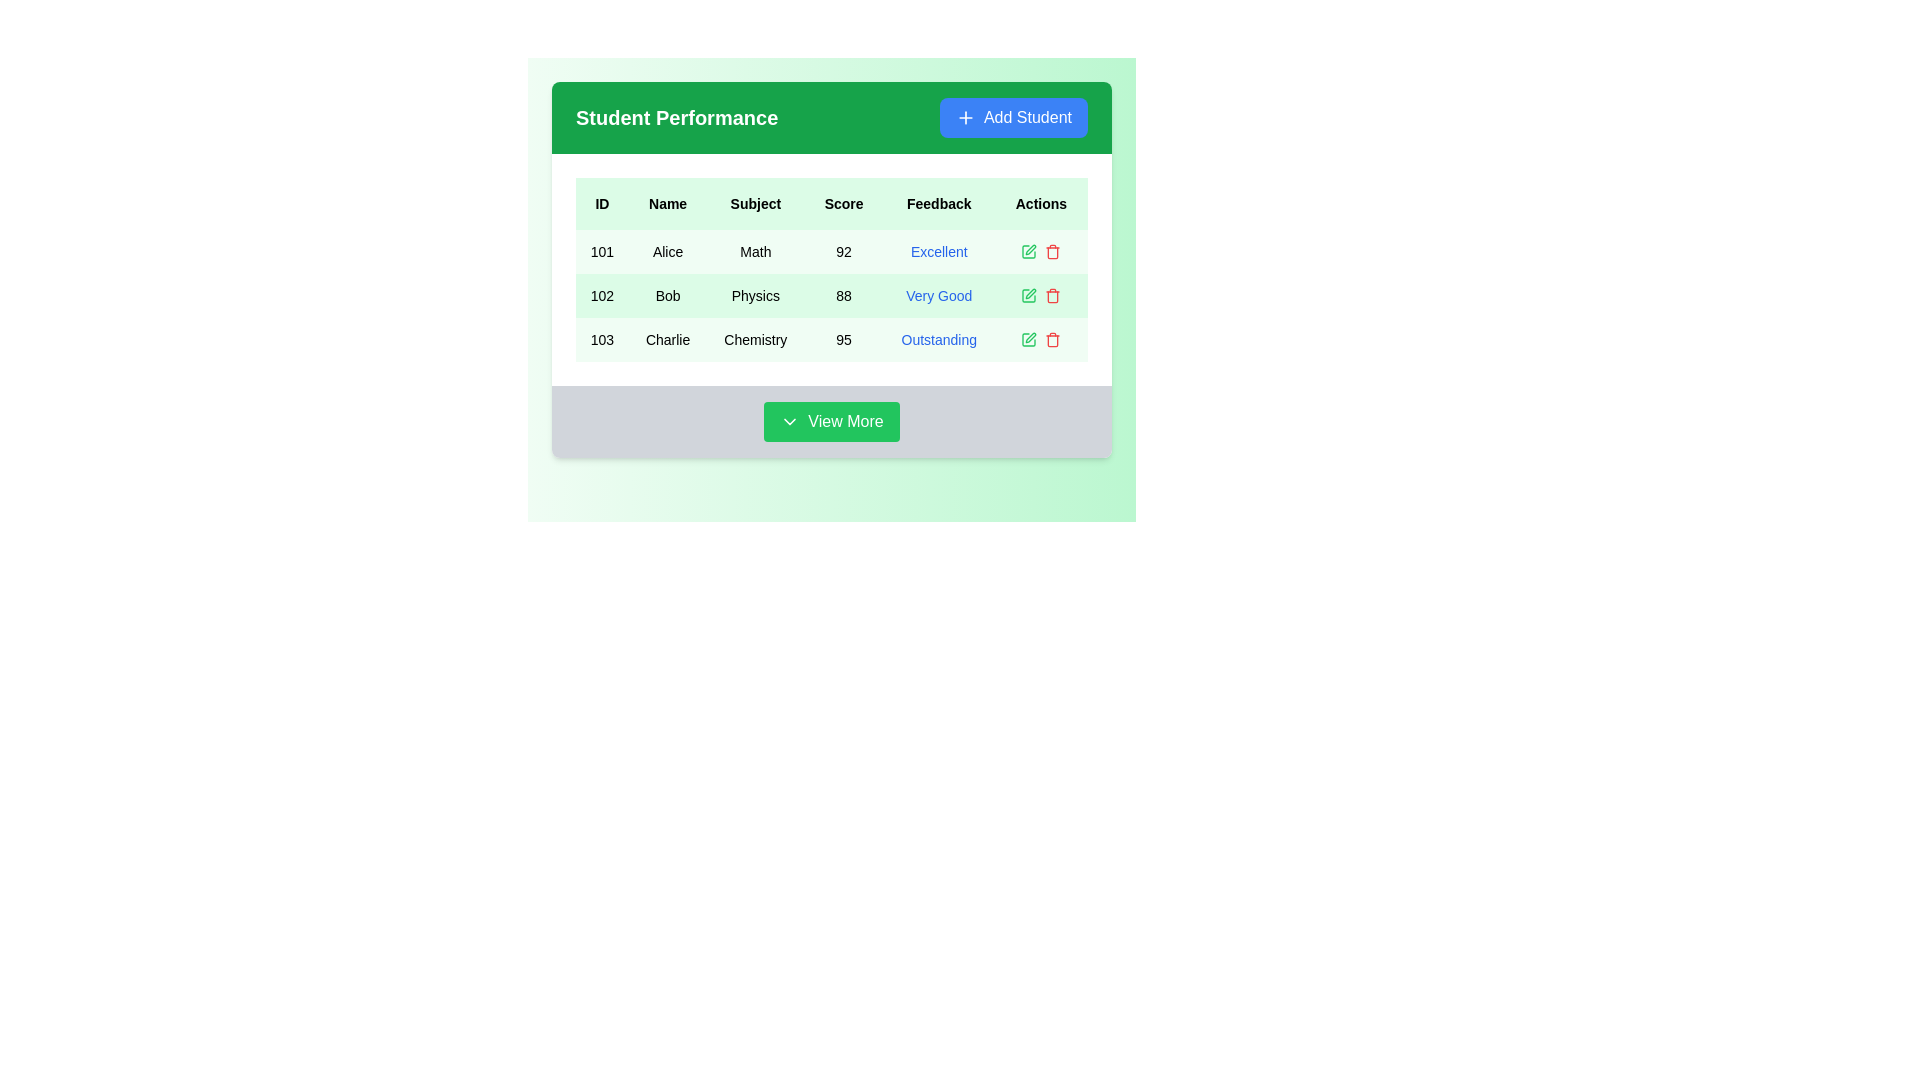 The image size is (1920, 1080). What do you see at coordinates (1052, 296) in the screenshot?
I see `the delete button located in the rightmost segment of the 'Actions' column for the row associated with 'Bob'` at bounding box center [1052, 296].